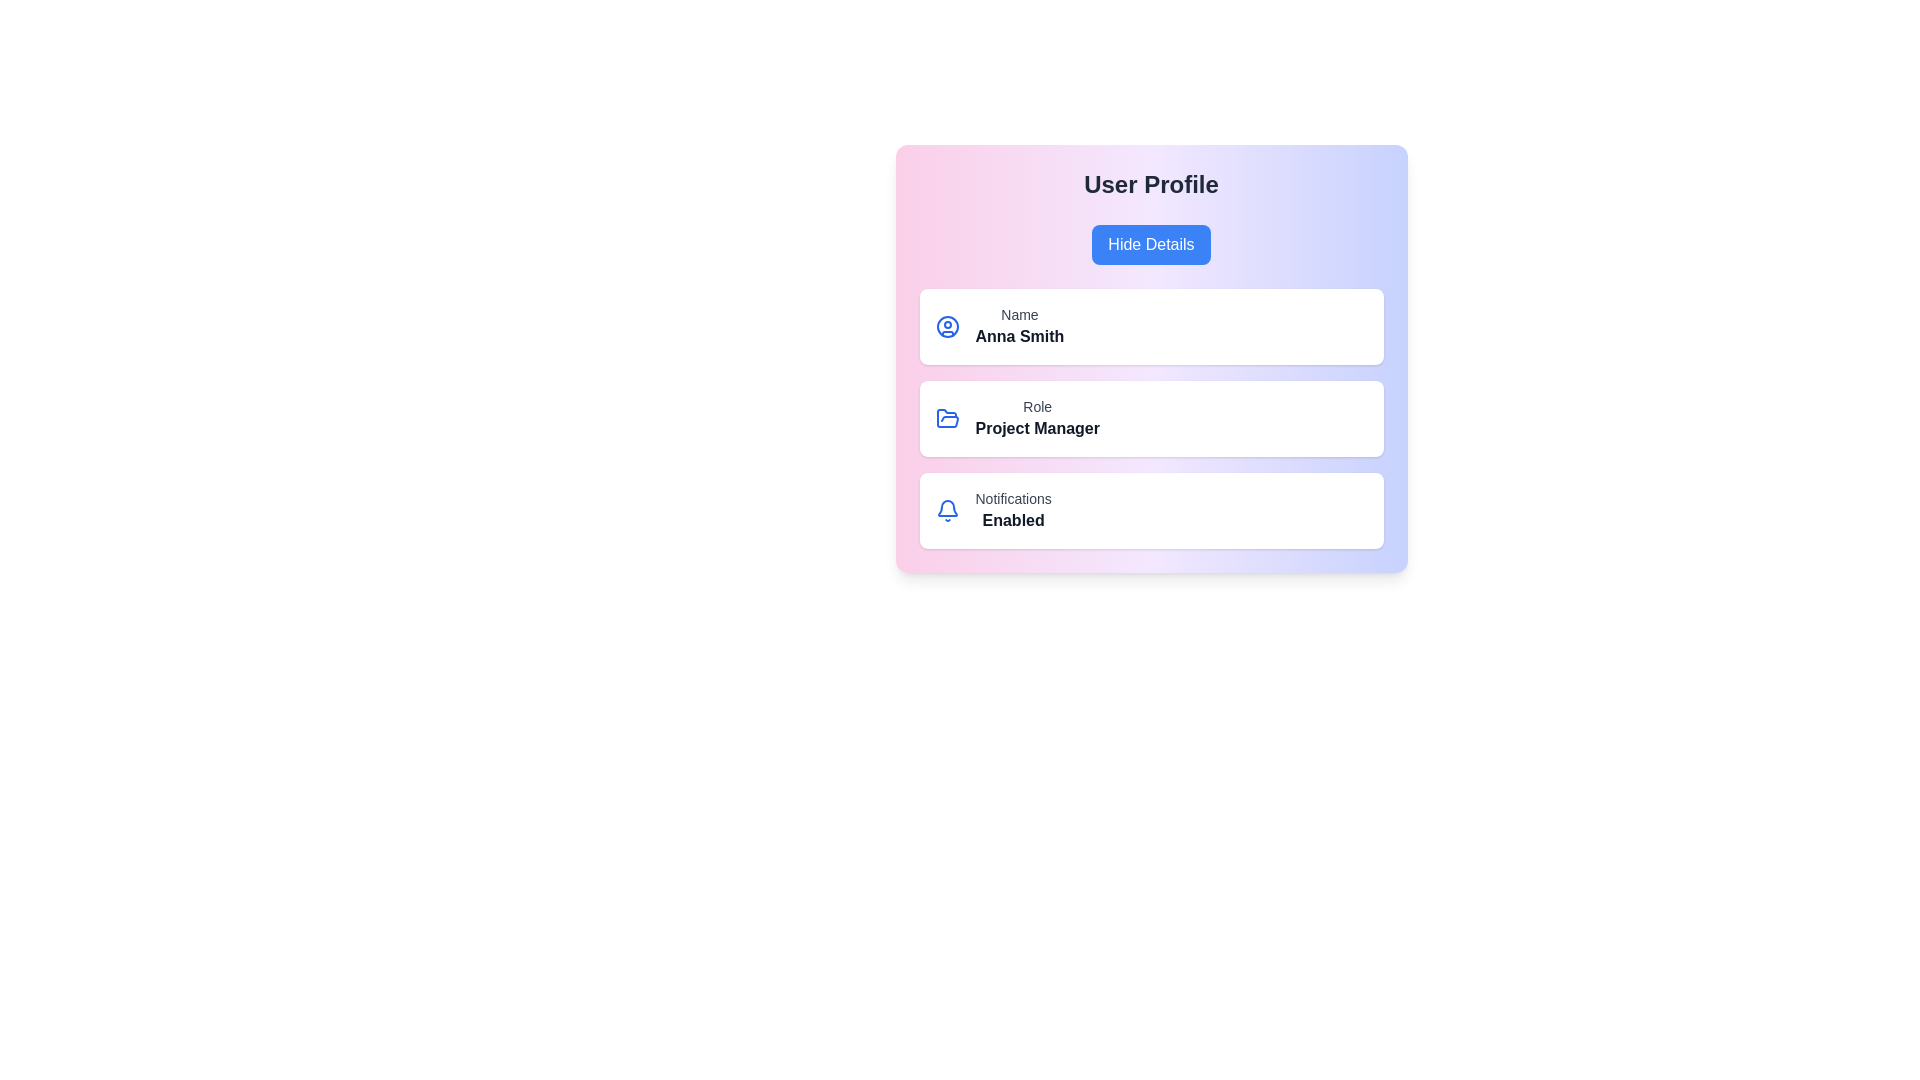  I want to click on the button located below the 'User Profile' title to hide details displayed in the user profile section, so click(1151, 244).